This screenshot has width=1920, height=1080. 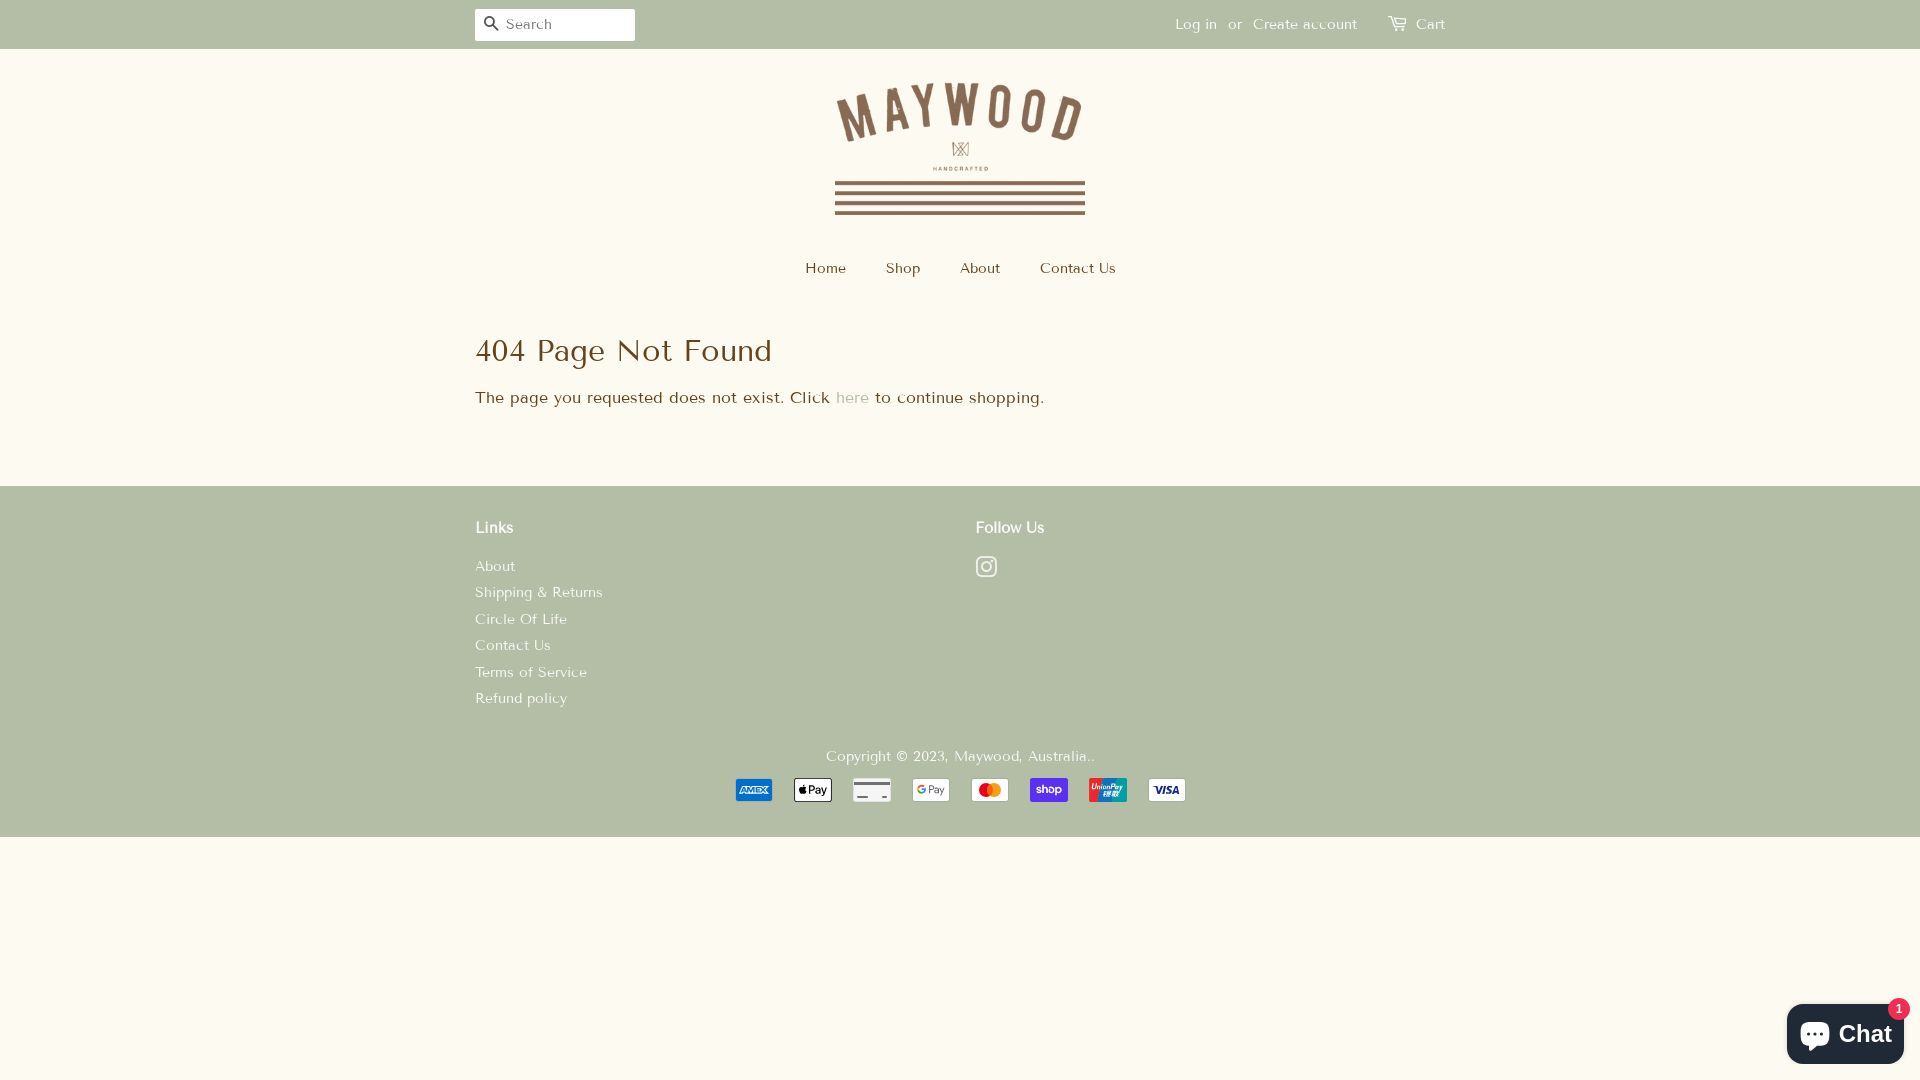 I want to click on 'Search', so click(x=490, y=25).